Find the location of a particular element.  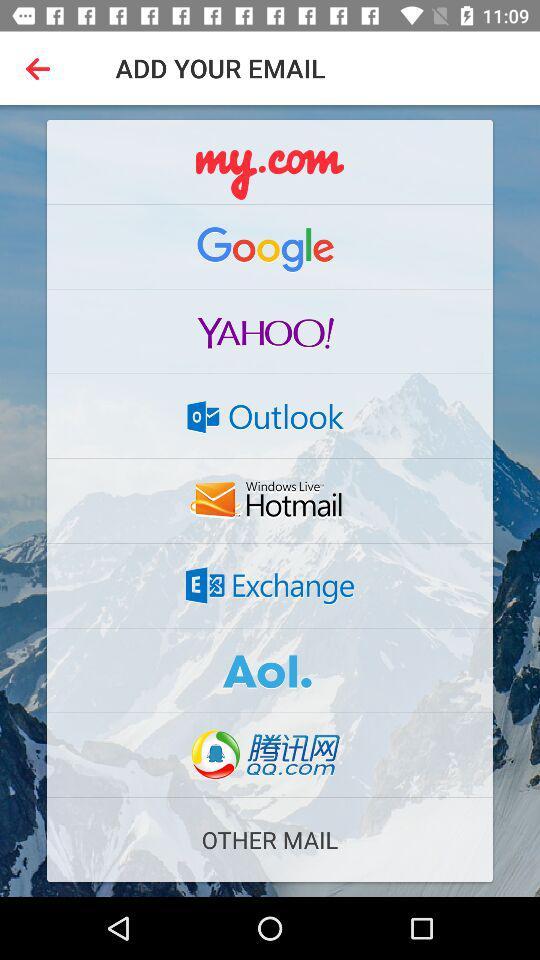

app next to add your email is located at coordinates (42, 68).